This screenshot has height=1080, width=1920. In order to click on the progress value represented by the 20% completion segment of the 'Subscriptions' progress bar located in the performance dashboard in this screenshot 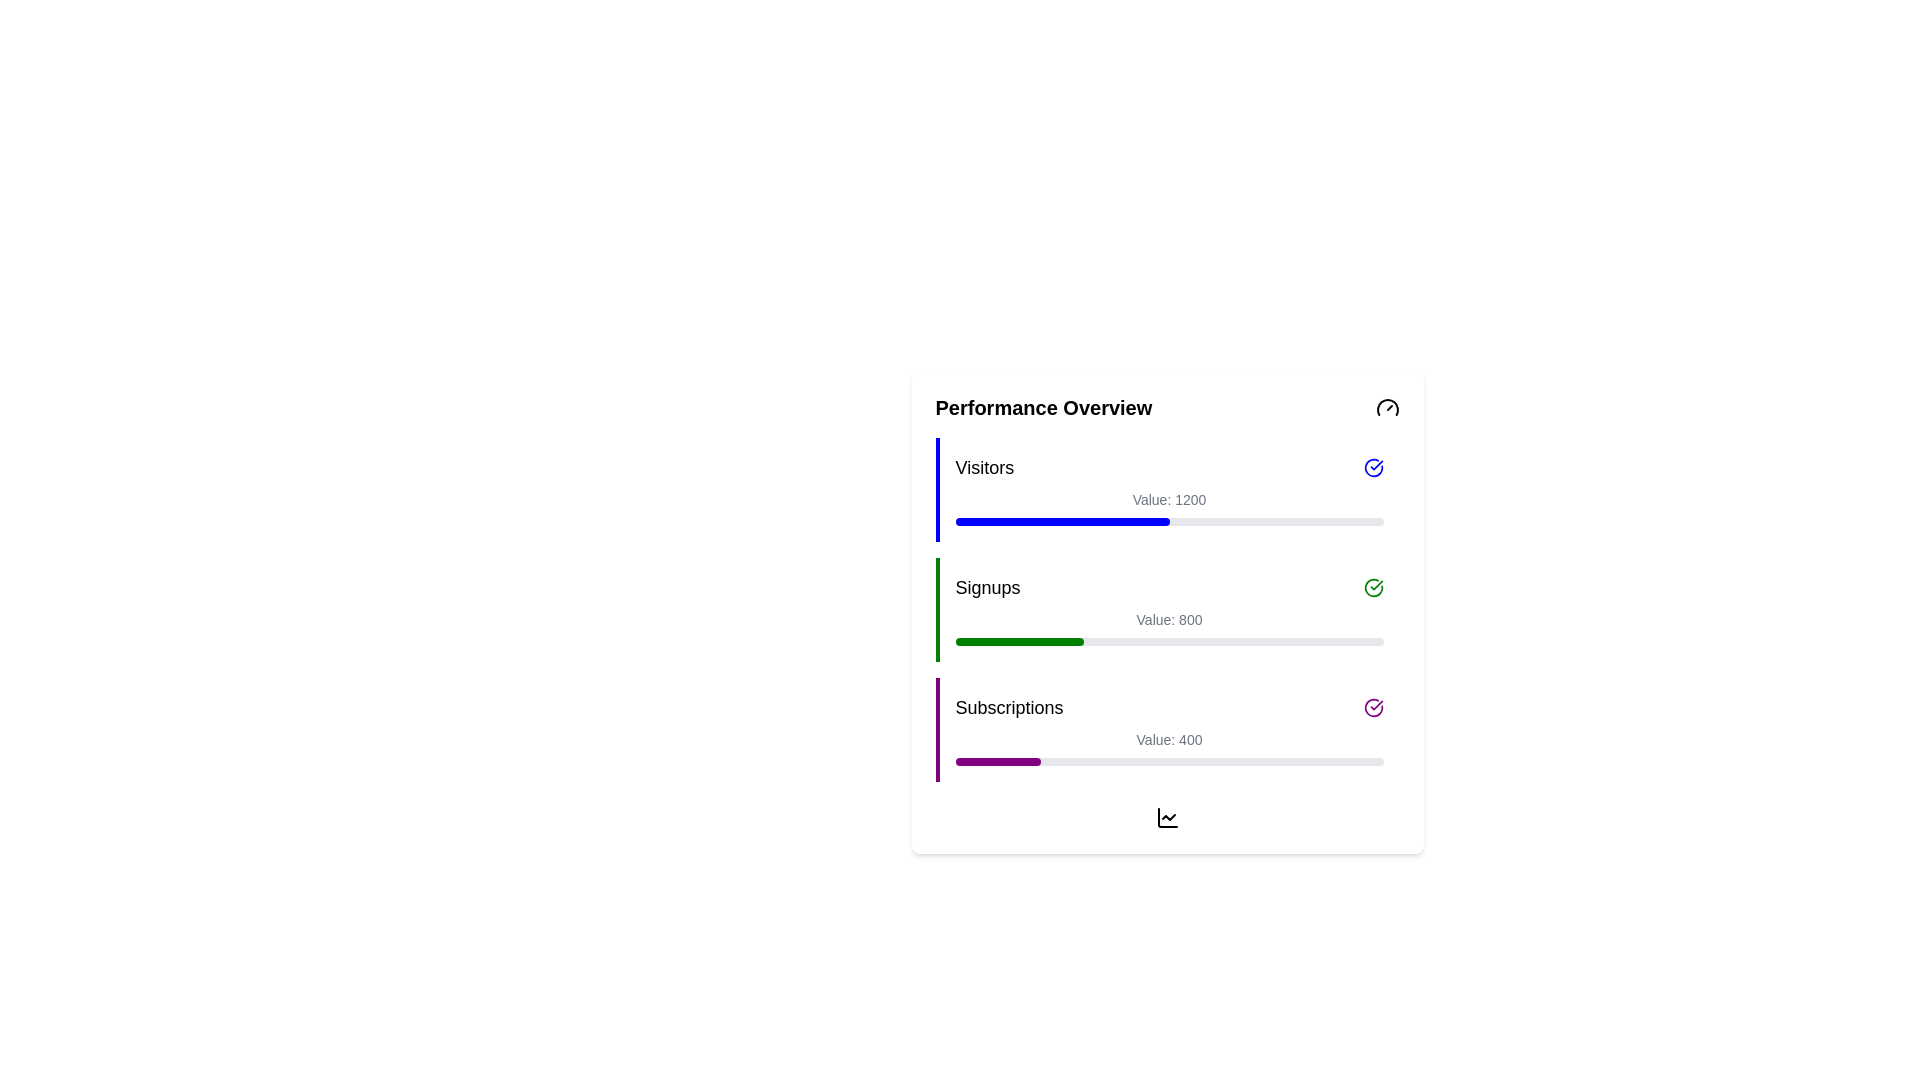, I will do `click(998, 762)`.